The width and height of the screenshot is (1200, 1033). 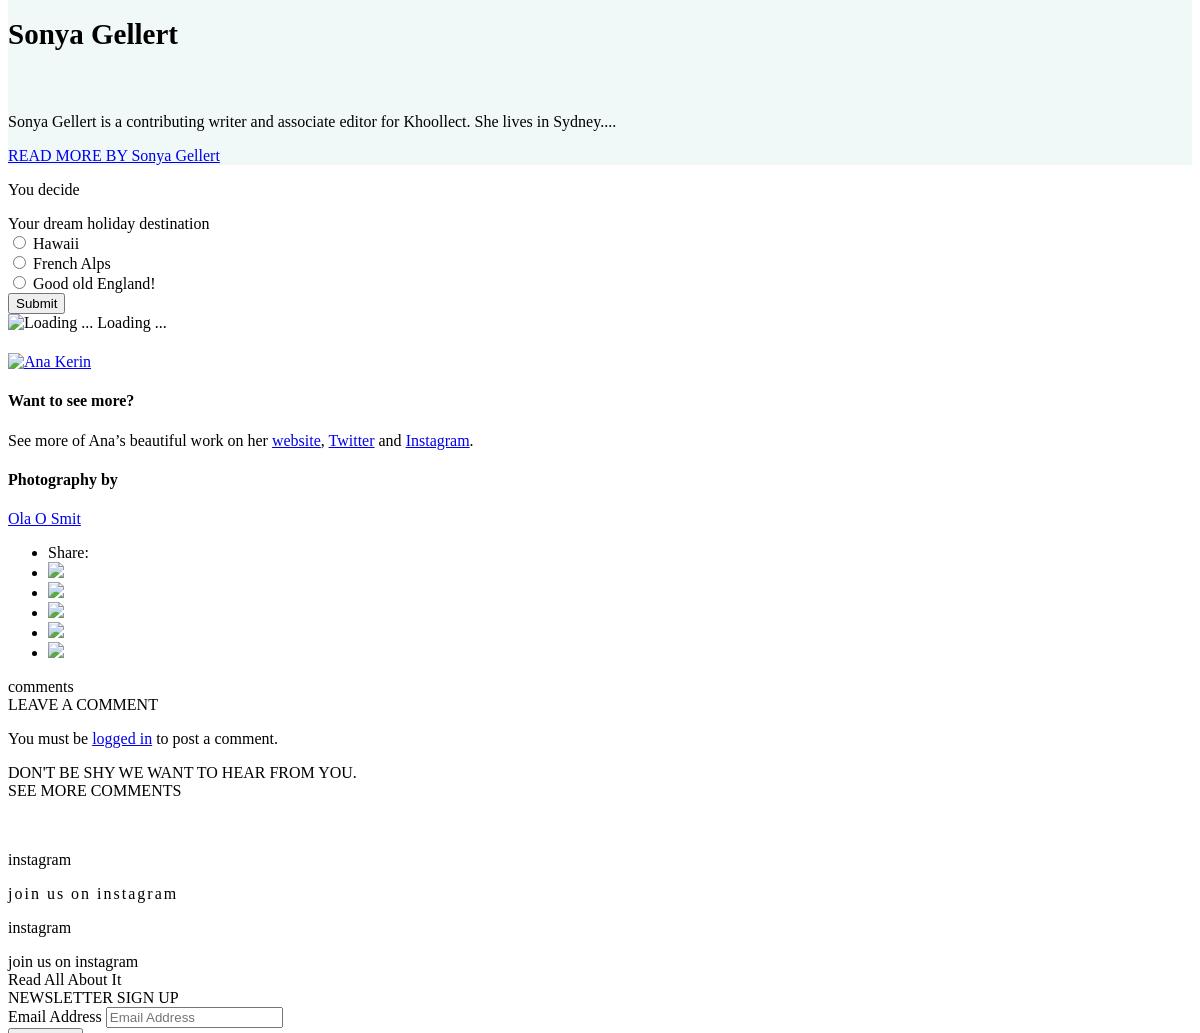 What do you see at coordinates (213, 738) in the screenshot?
I see `'to post a comment.'` at bounding box center [213, 738].